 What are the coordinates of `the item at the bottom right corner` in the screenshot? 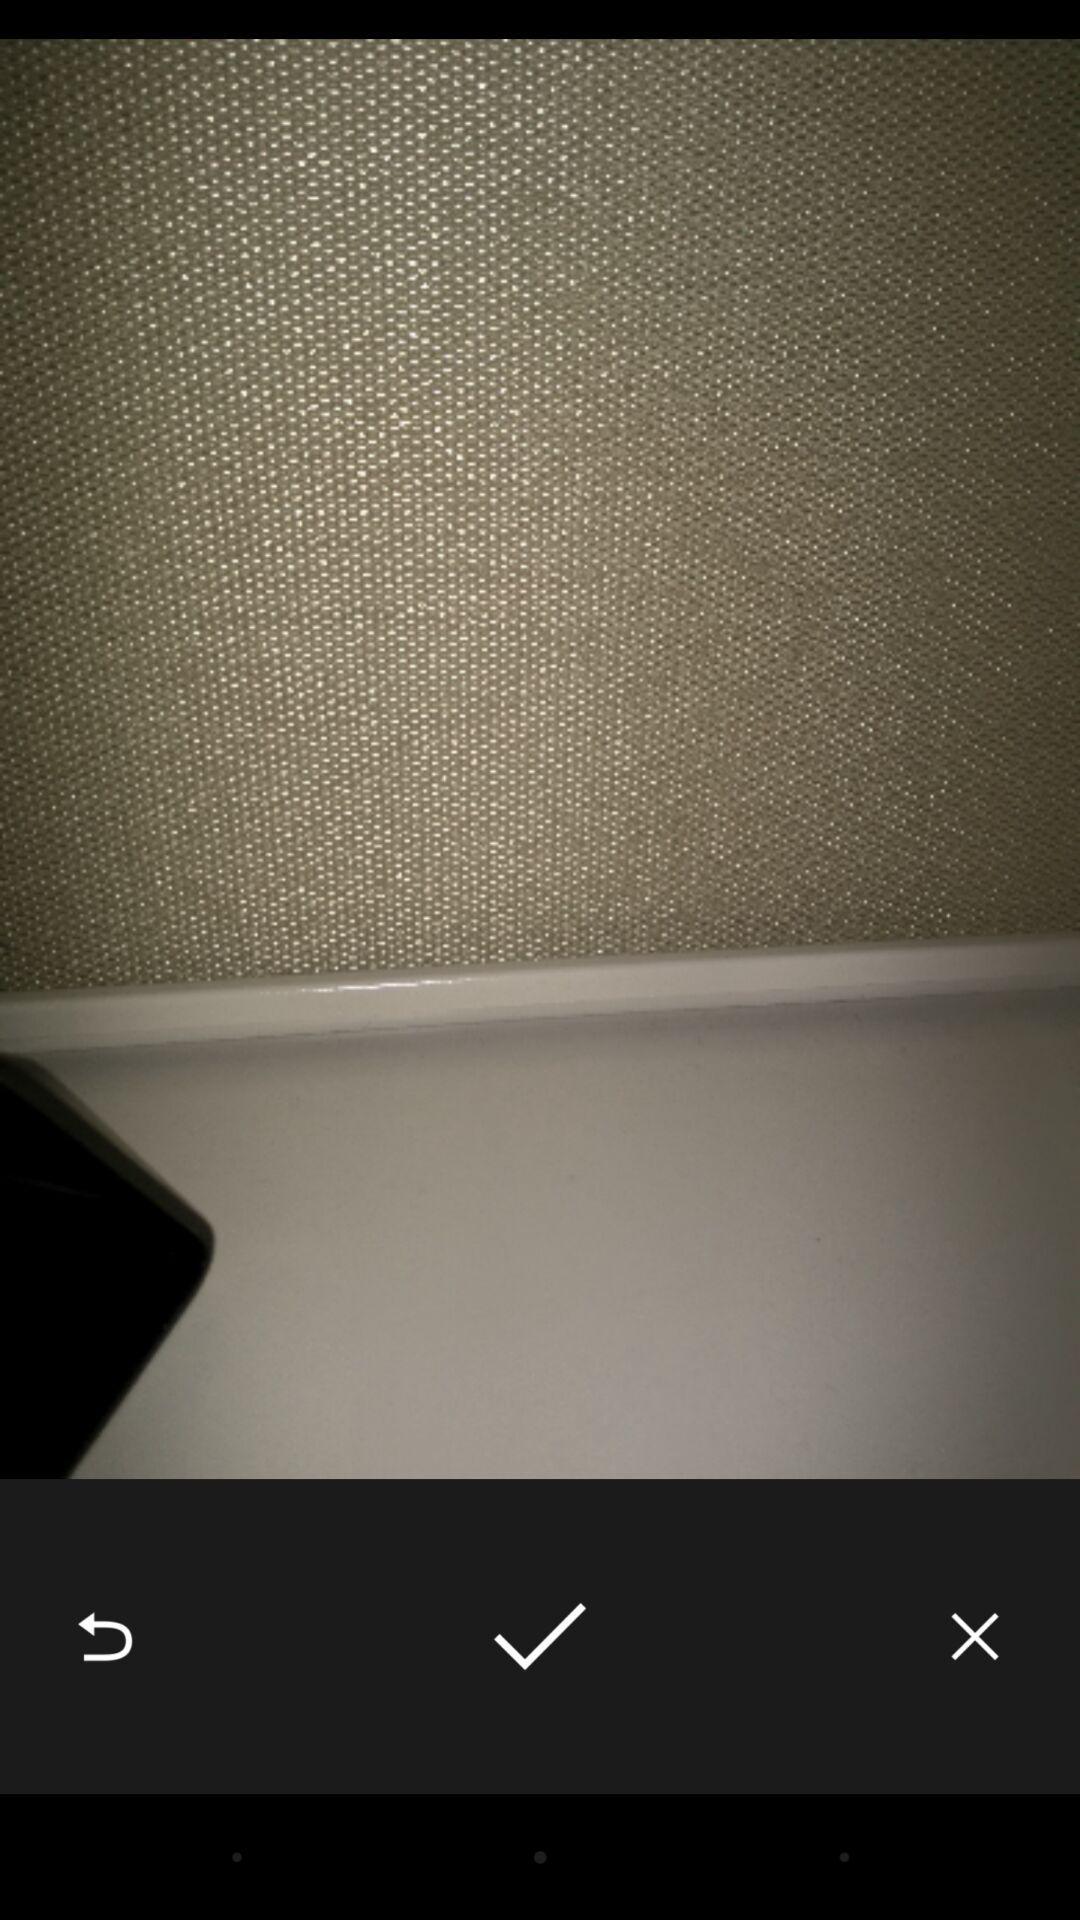 It's located at (974, 1636).